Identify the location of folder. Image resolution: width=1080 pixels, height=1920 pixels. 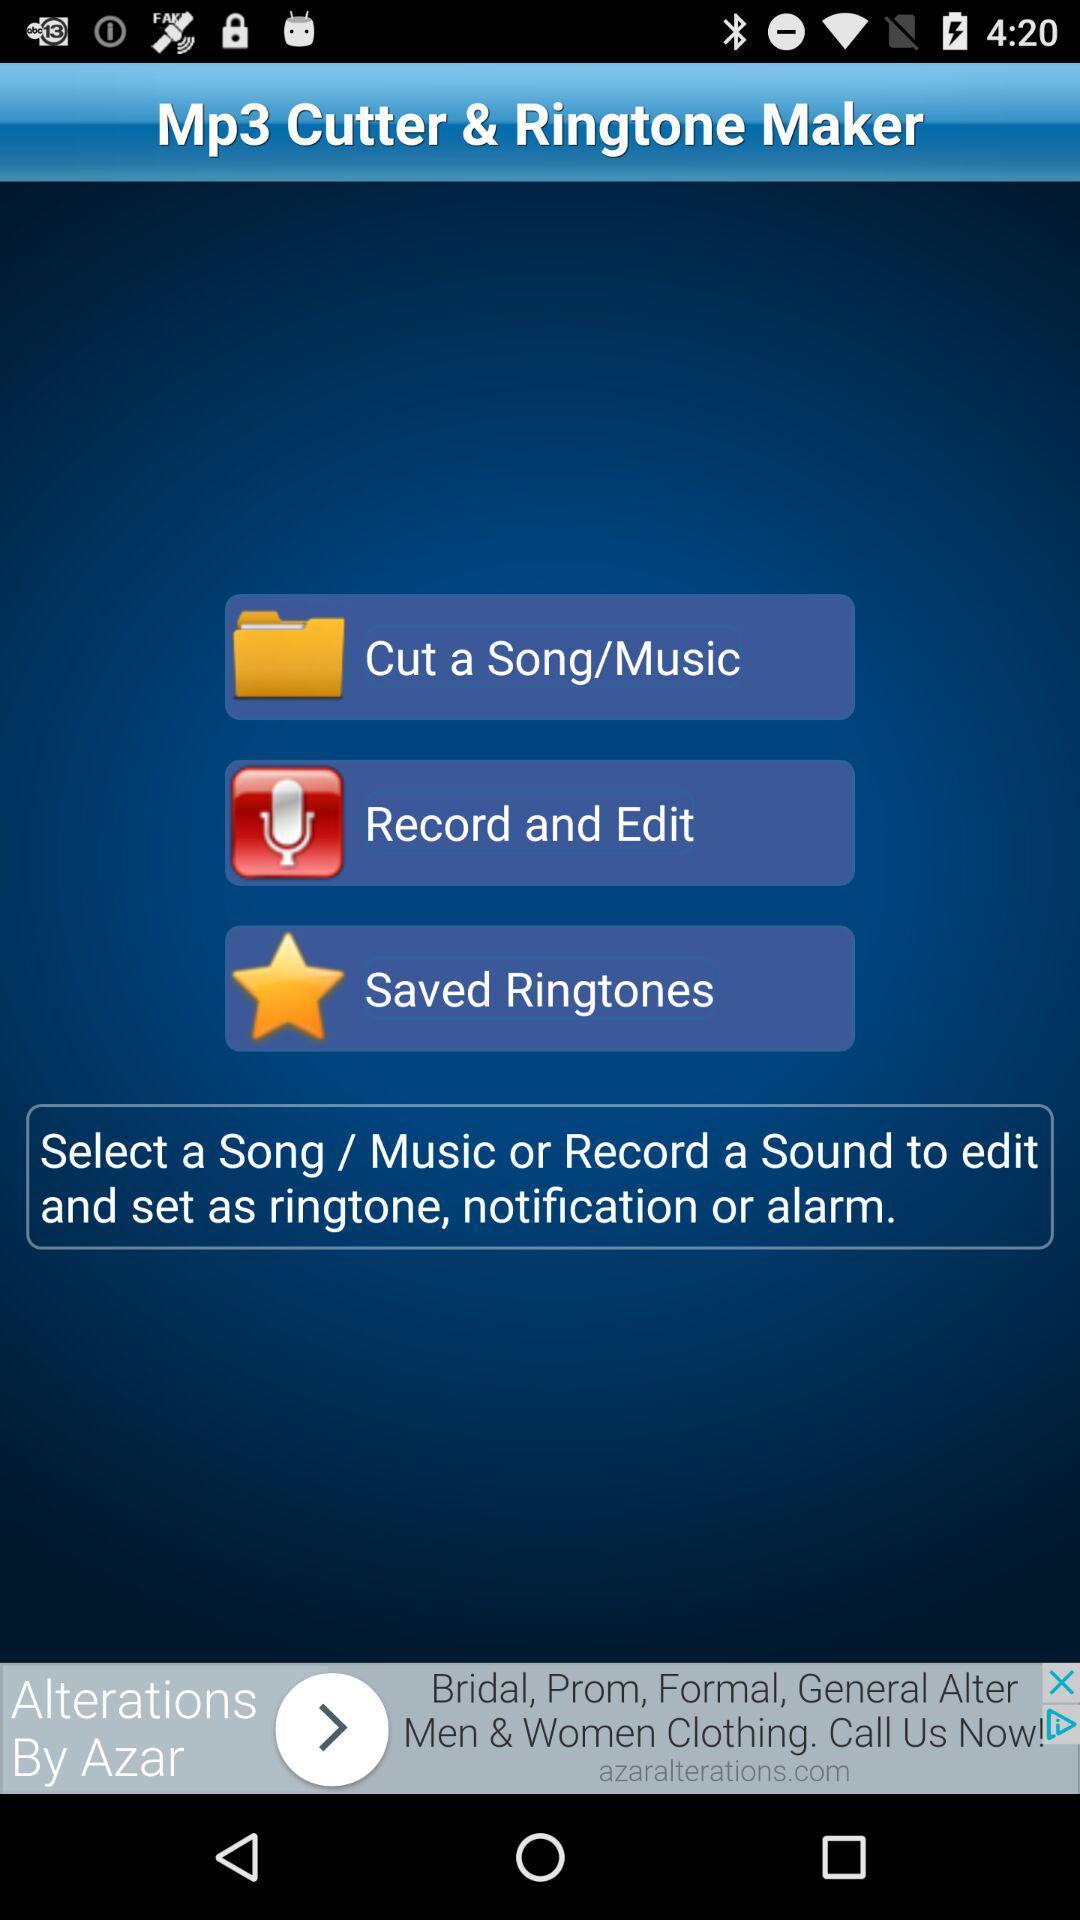
(288, 657).